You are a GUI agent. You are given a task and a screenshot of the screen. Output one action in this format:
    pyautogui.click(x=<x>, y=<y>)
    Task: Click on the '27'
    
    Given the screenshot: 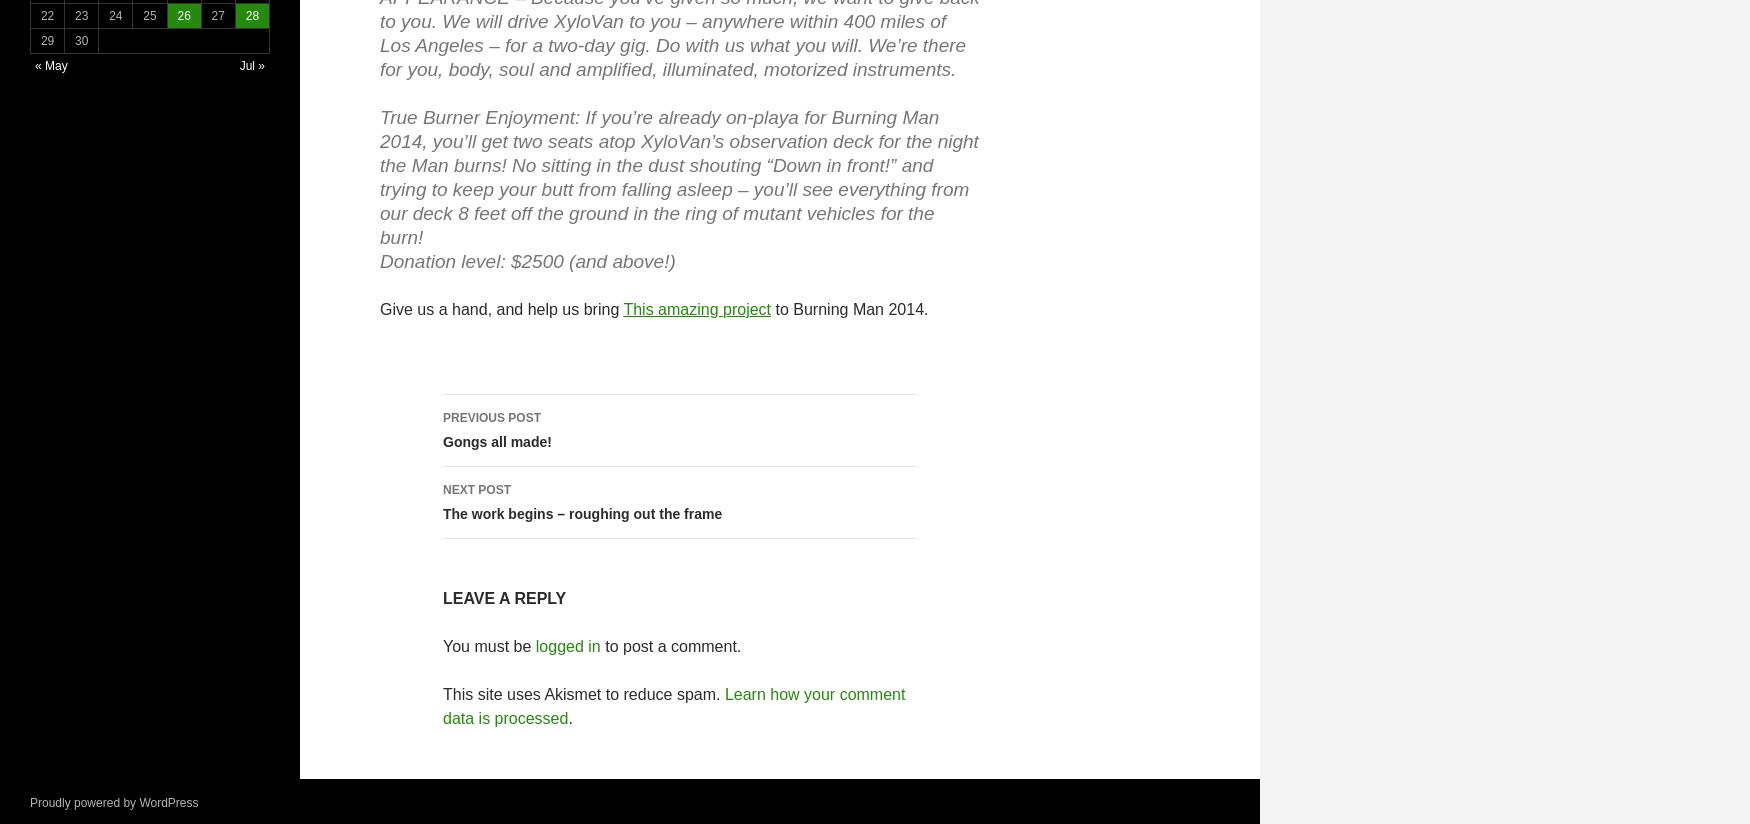 What is the action you would take?
    pyautogui.click(x=217, y=14)
    